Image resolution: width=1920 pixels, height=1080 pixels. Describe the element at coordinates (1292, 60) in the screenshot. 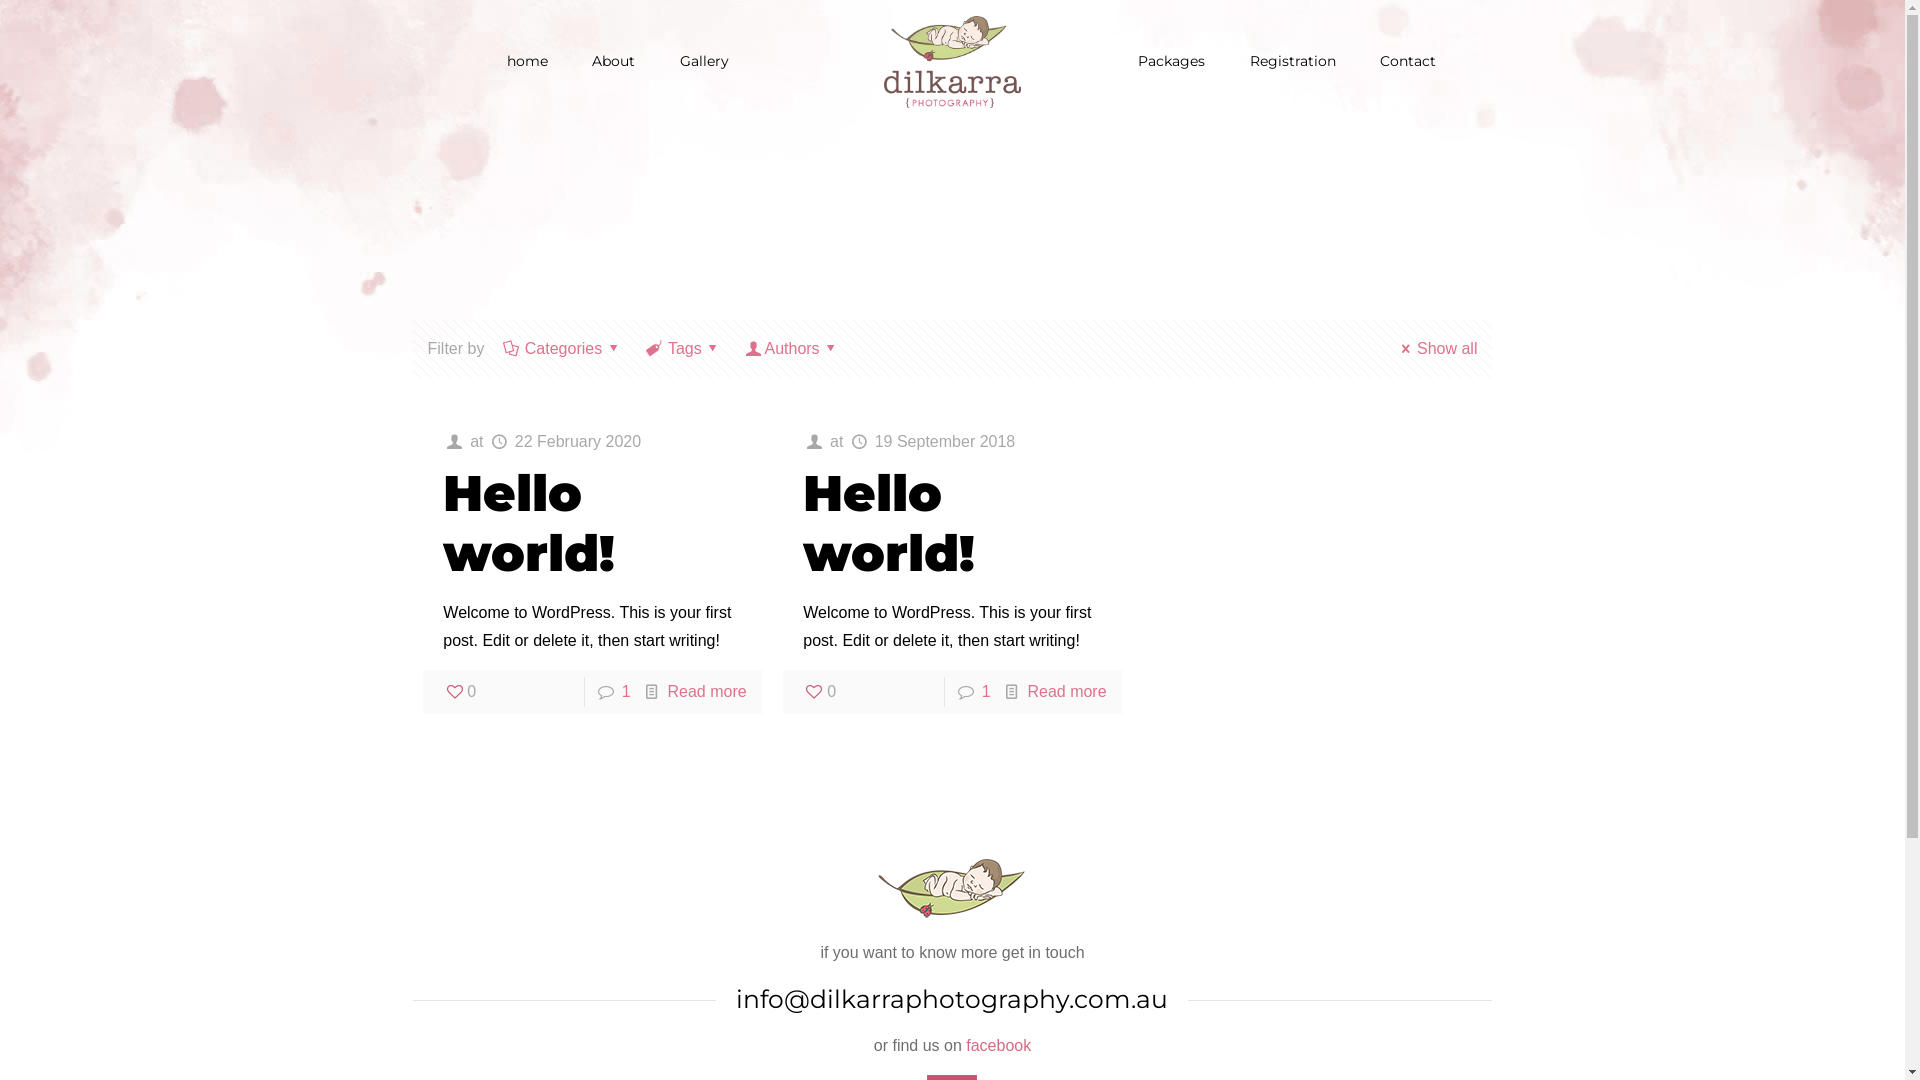

I see `'Registration'` at that location.